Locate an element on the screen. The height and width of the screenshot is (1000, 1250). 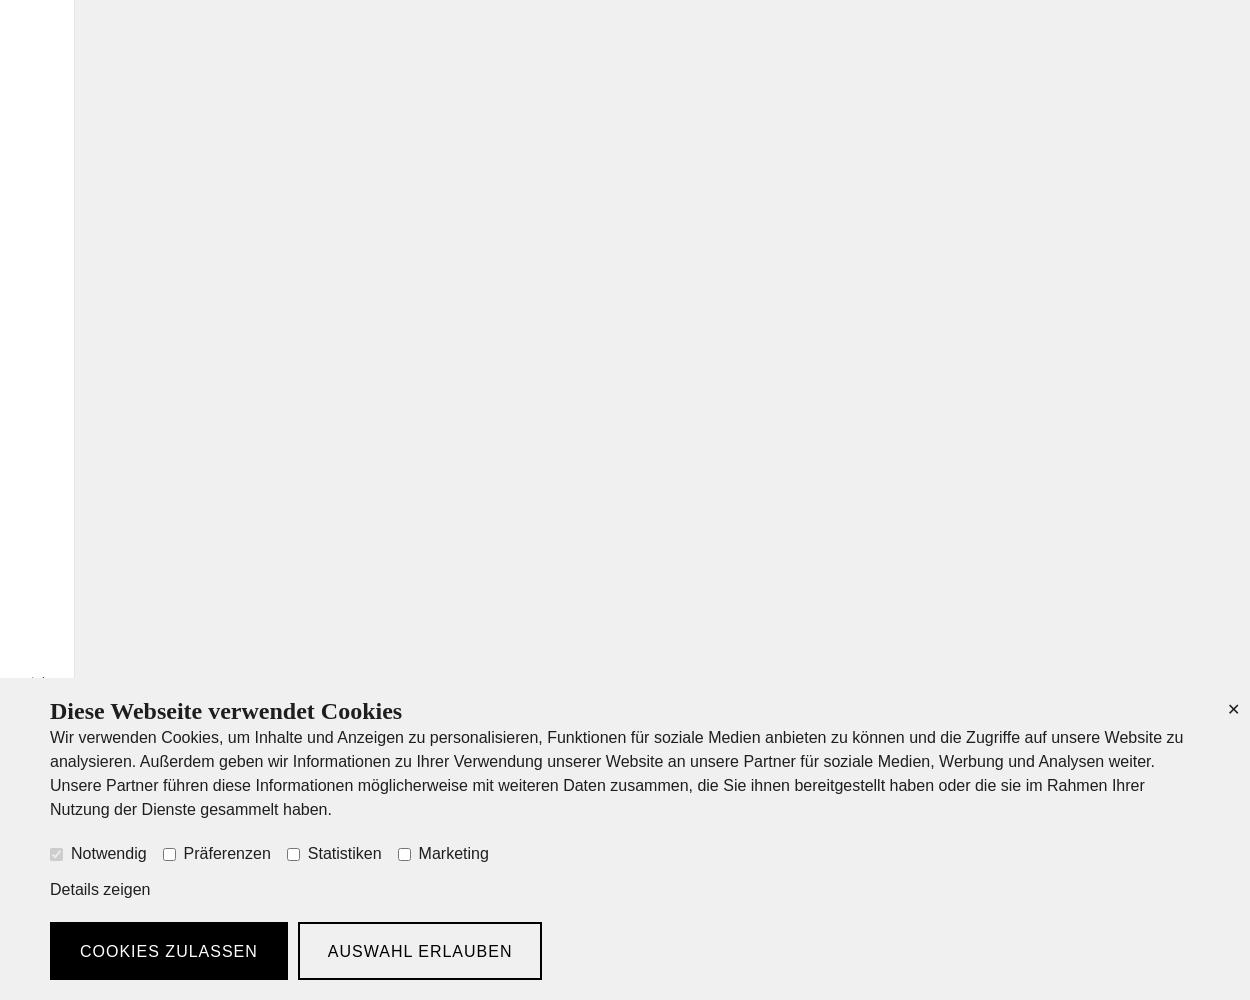
'Notwendig' is located at coordinates (107, 852).